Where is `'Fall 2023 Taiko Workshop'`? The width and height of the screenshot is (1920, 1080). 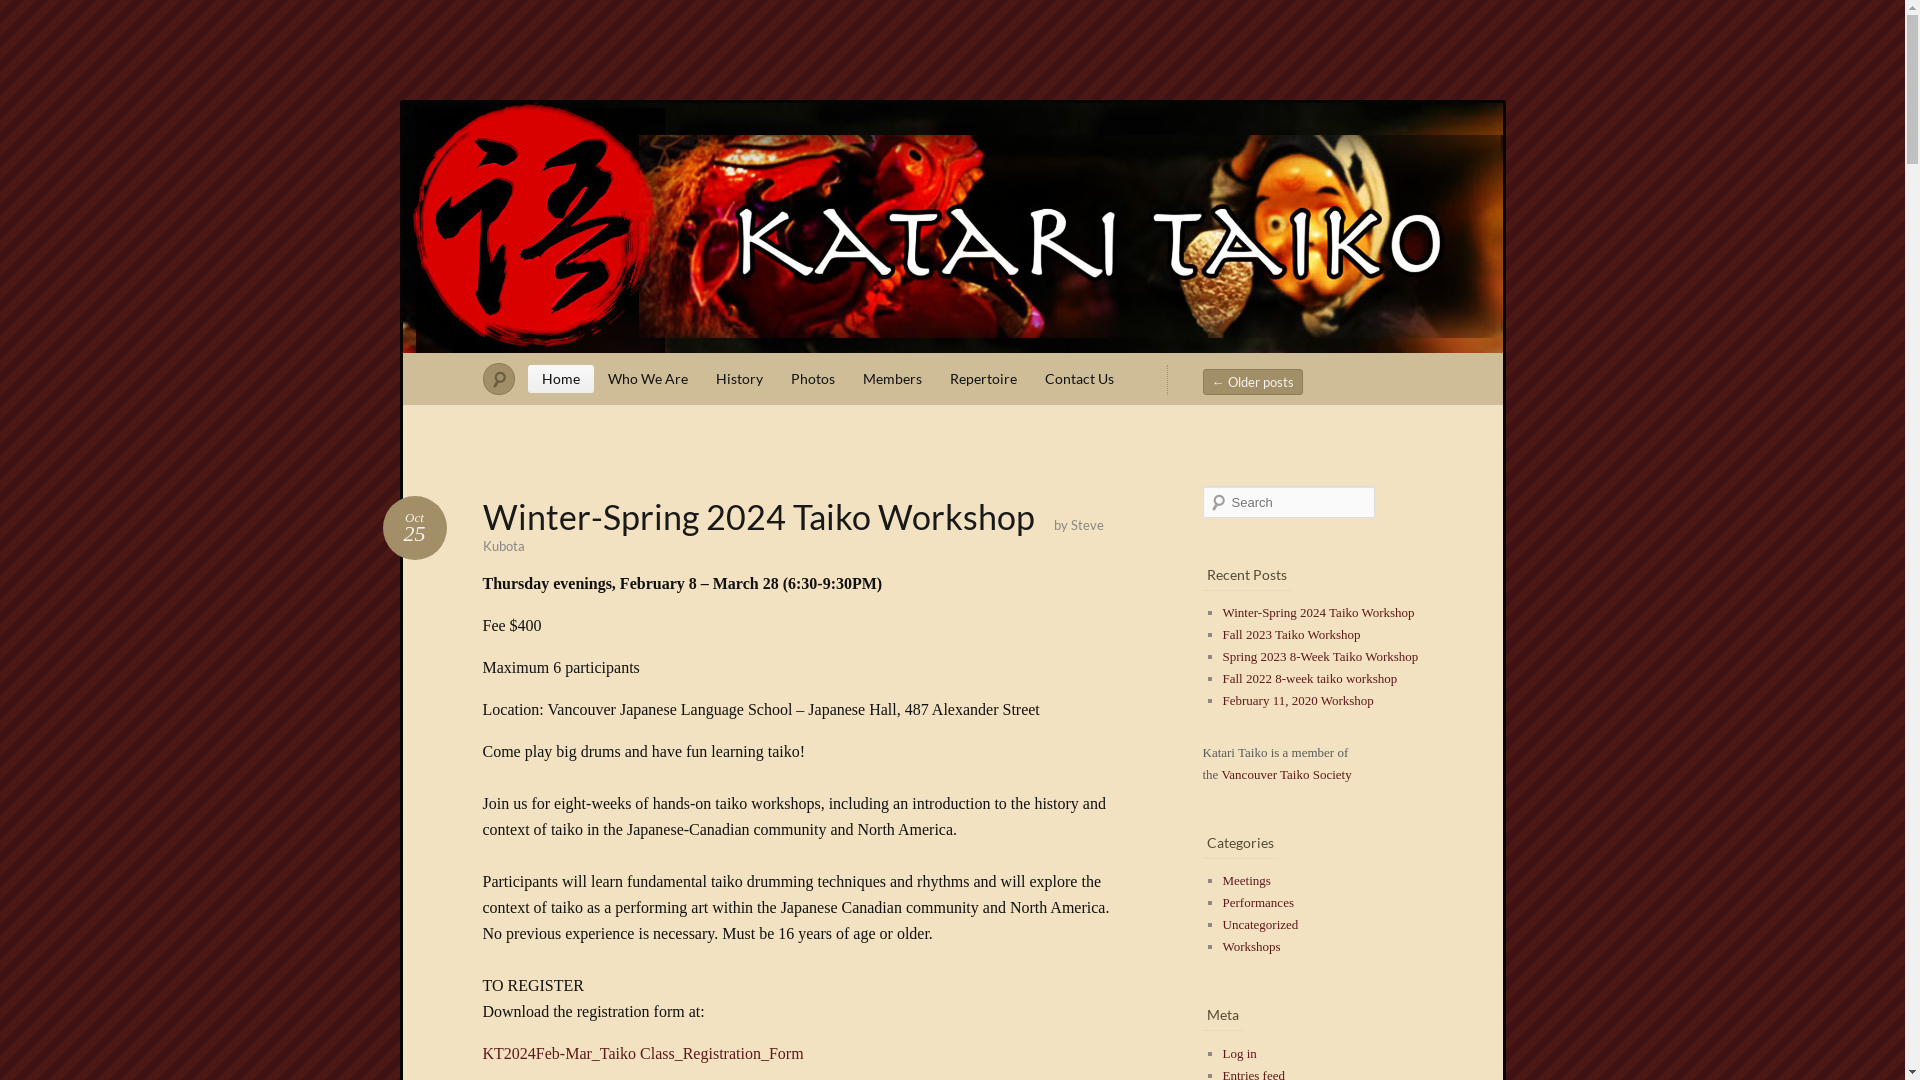
'Fall 2023 Taiko Workshop' is located at coordinates (1291, 634).